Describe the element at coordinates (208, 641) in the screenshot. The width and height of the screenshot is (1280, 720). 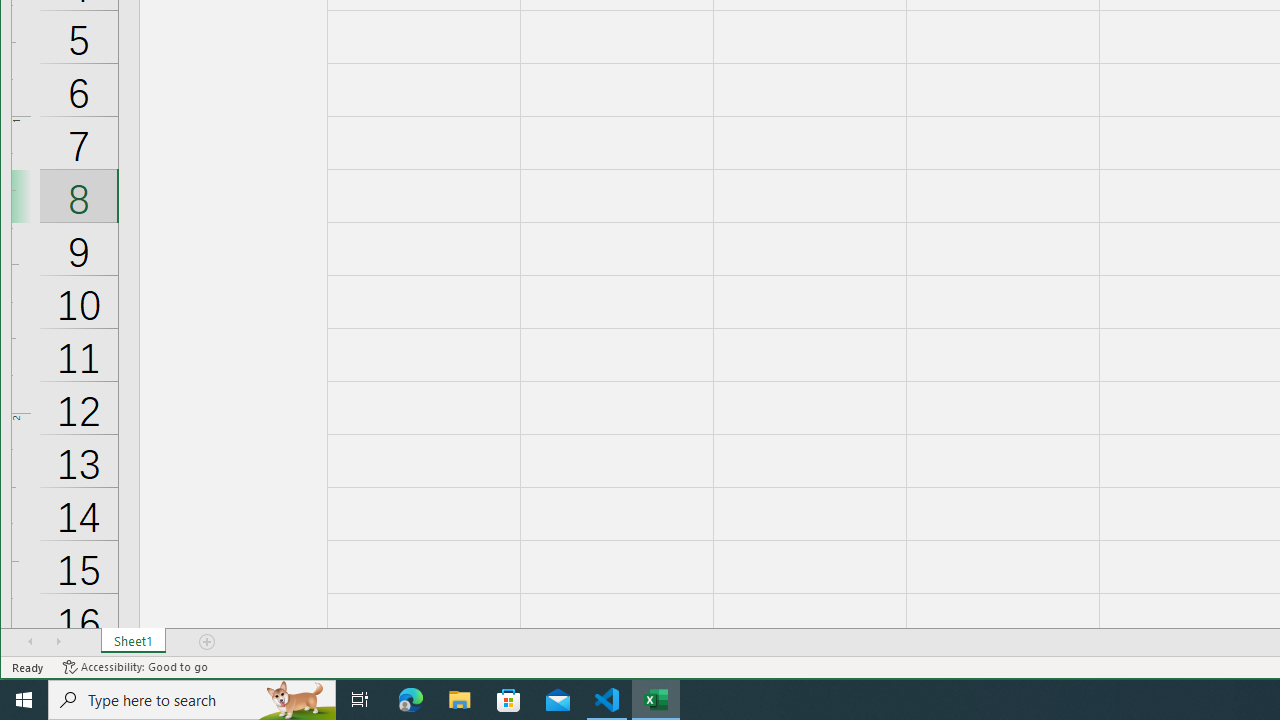
I see `'Add Sheet'` at that location.